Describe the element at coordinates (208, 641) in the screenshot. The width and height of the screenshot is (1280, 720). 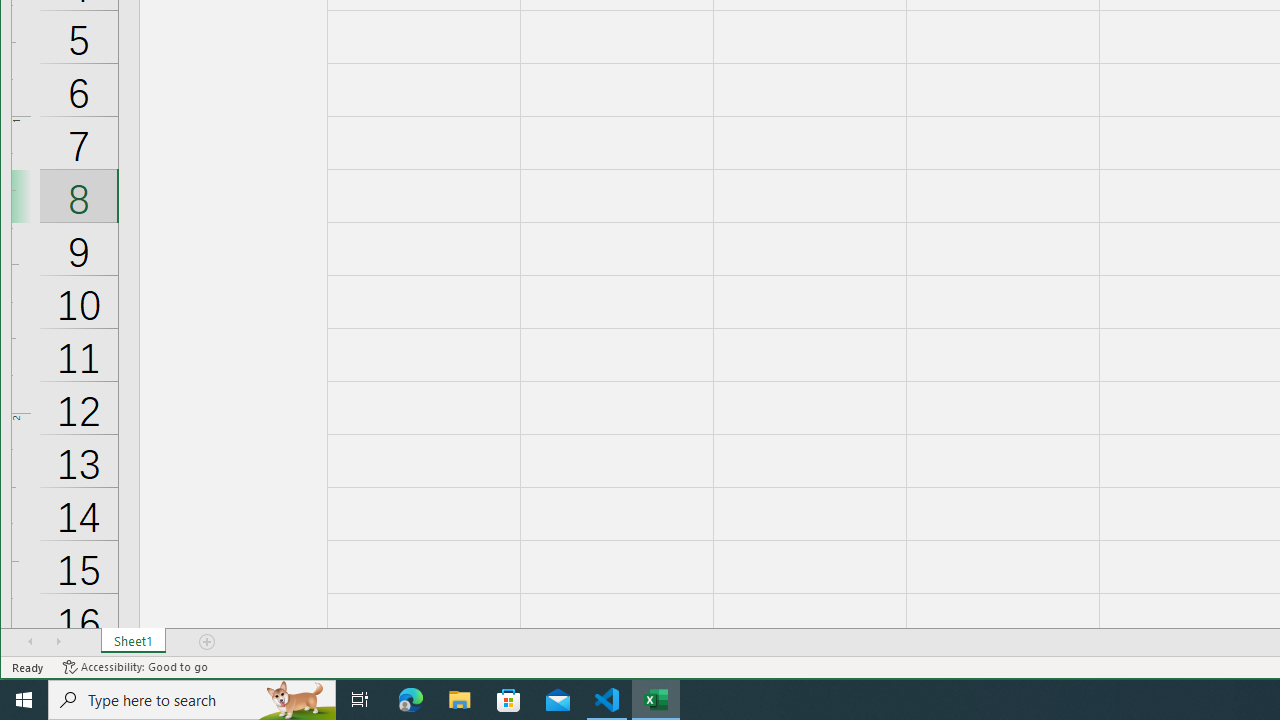
I see `'Add Sheet'` at that location.